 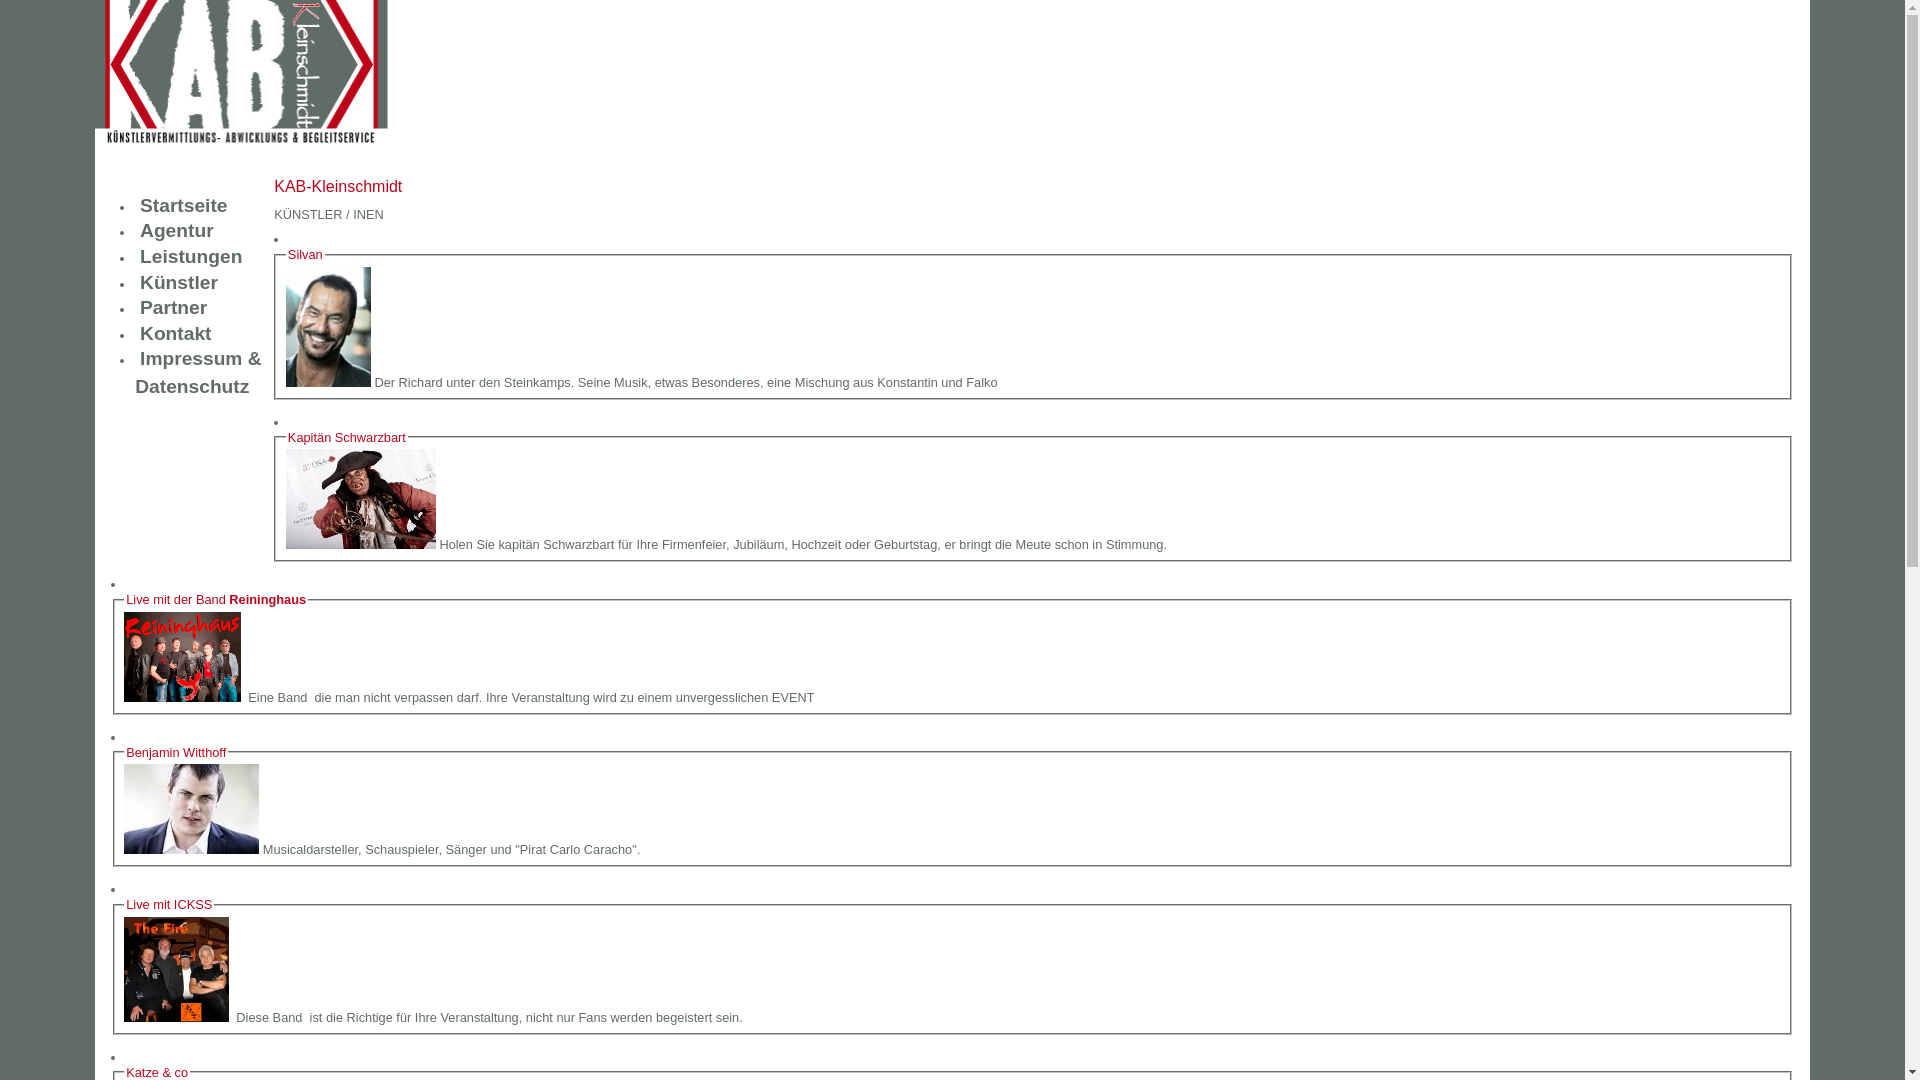 What do you see at coordinates (177, 229) in the screenshot?
I see `'Agentur'` at bounding box center [177, 229].